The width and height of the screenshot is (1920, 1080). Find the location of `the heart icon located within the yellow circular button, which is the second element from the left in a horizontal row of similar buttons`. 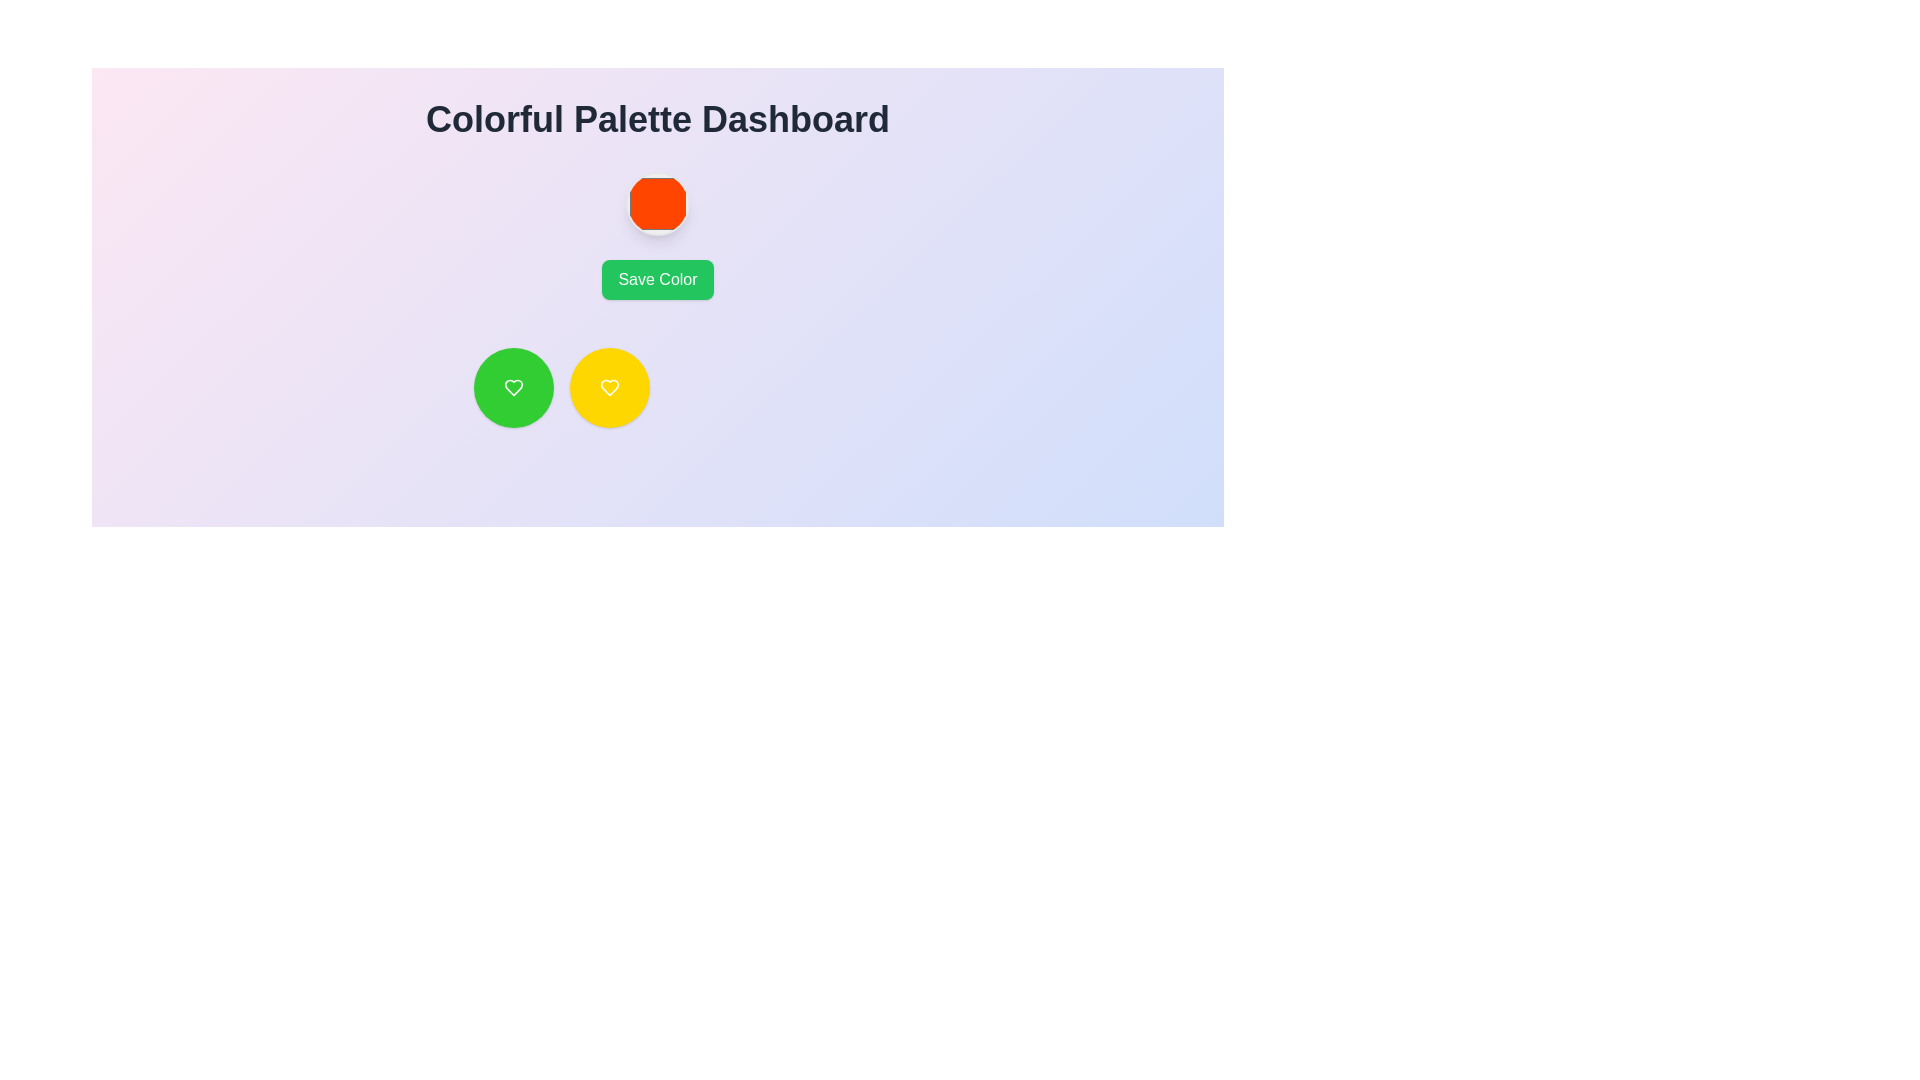

the heart icon located within the yellow circular button, which is the second element from the left in a horizontal row of similar buttons is located at coordinates (608, 388).